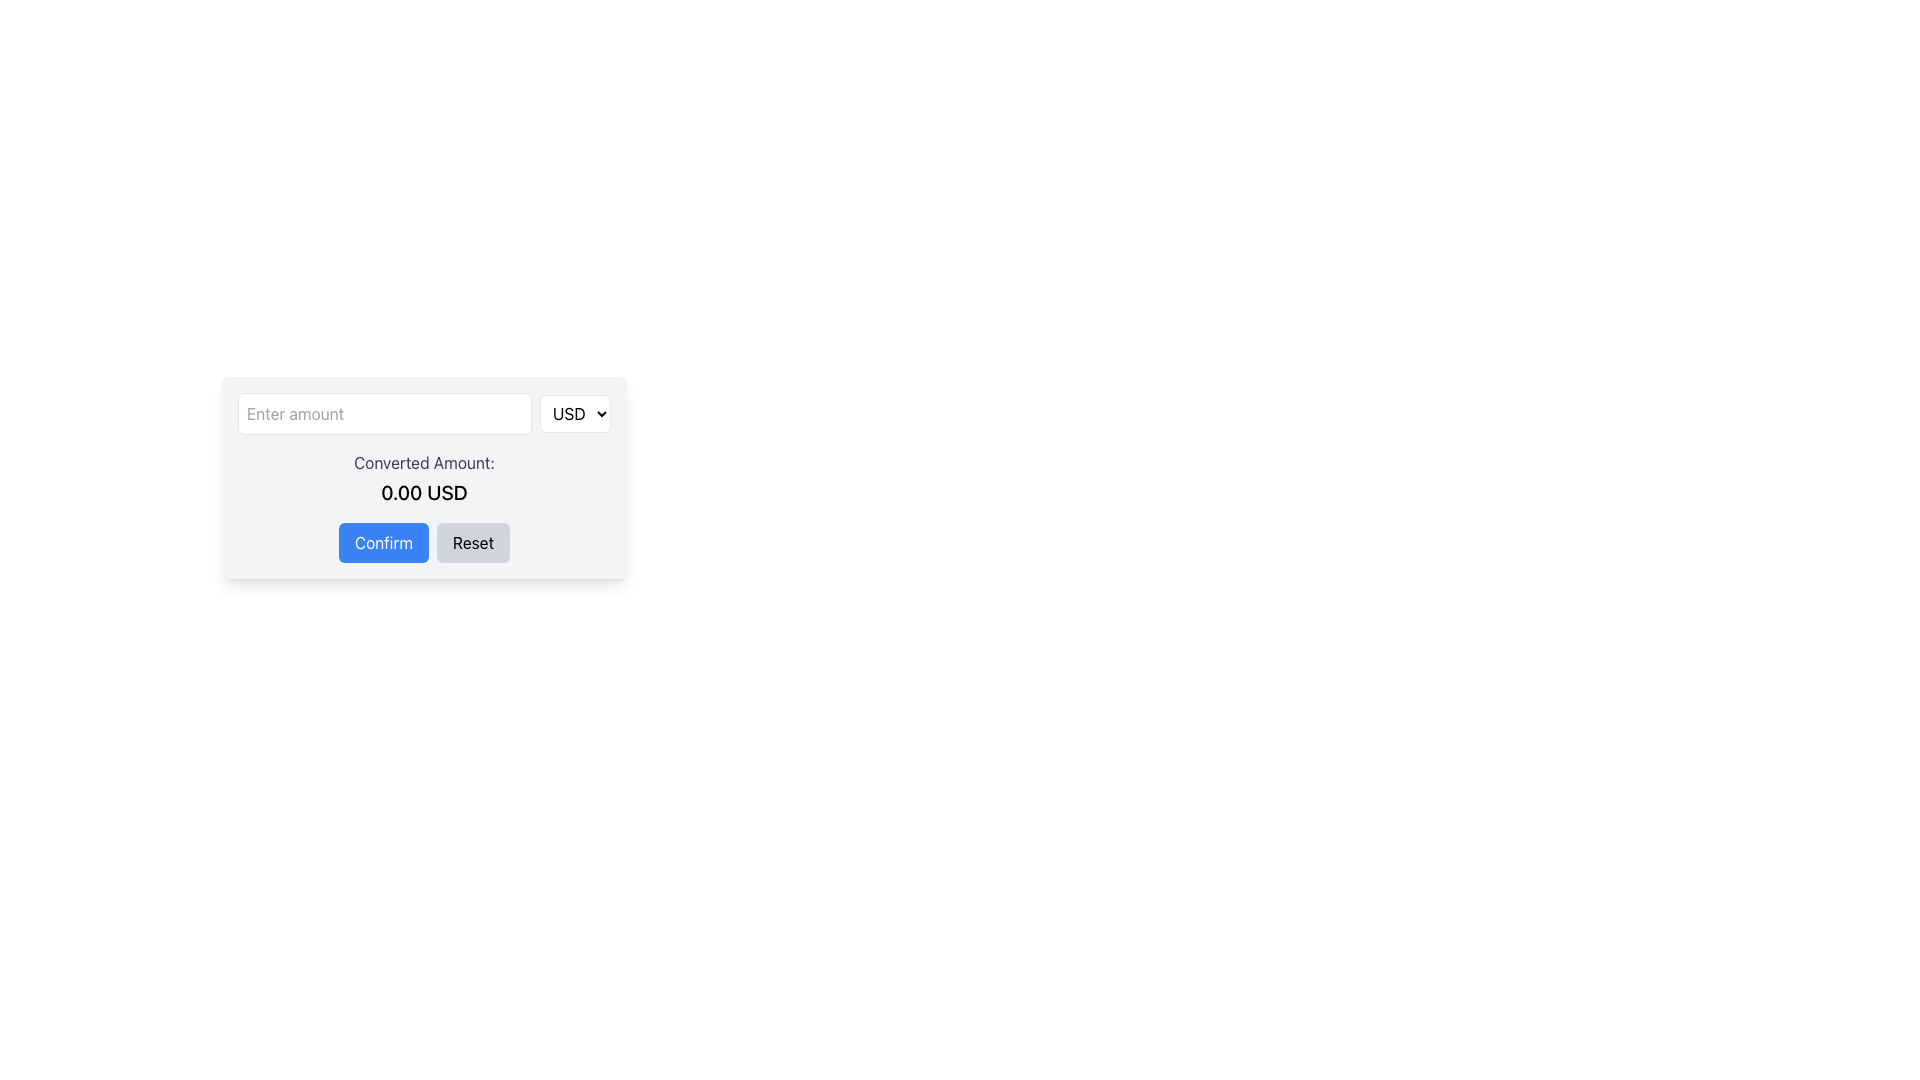  I want to click on the 'Reset' button, which is a rectangular button with rounded corners, light gray background, and black text, located to the right of the 'Confirm' button in the button group beneath the conversion information panel, so click(472, 543).